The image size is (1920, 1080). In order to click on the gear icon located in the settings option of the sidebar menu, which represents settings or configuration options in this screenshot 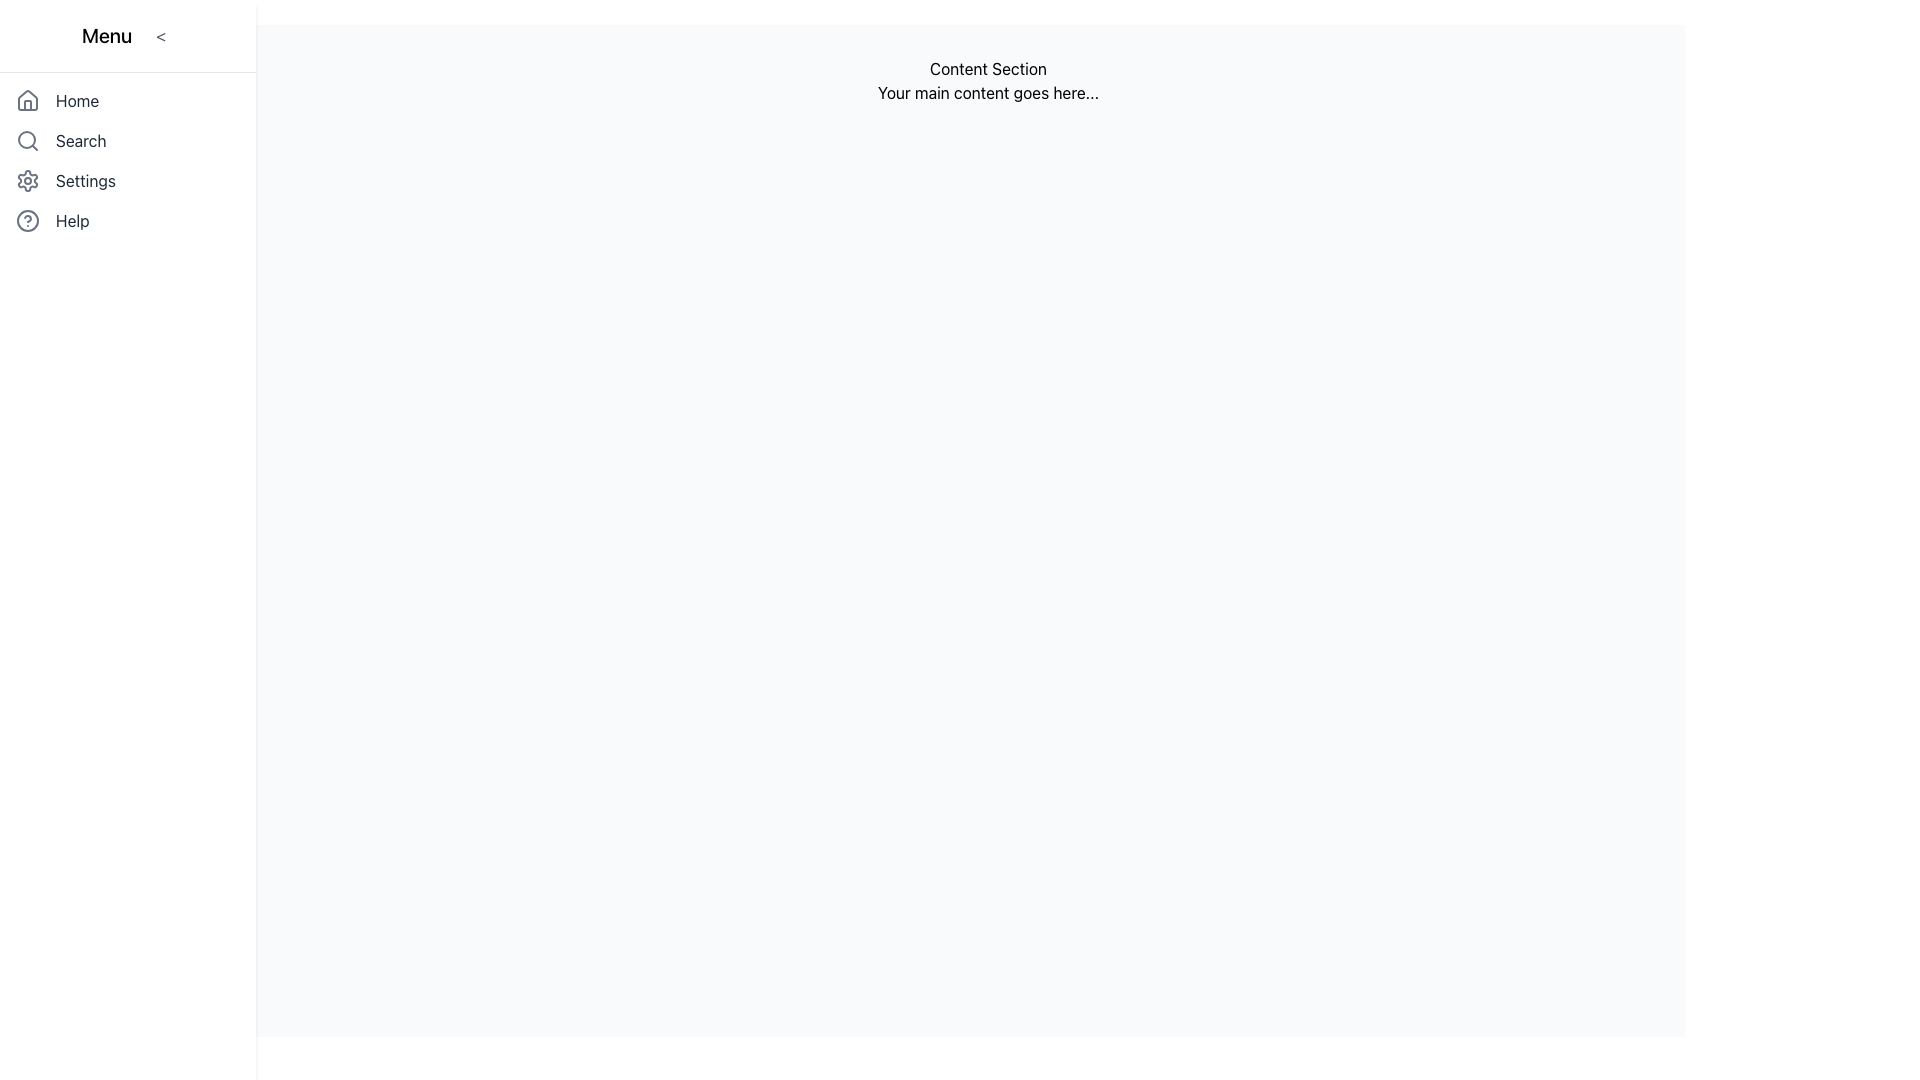, I will do `click(28, 181)`.